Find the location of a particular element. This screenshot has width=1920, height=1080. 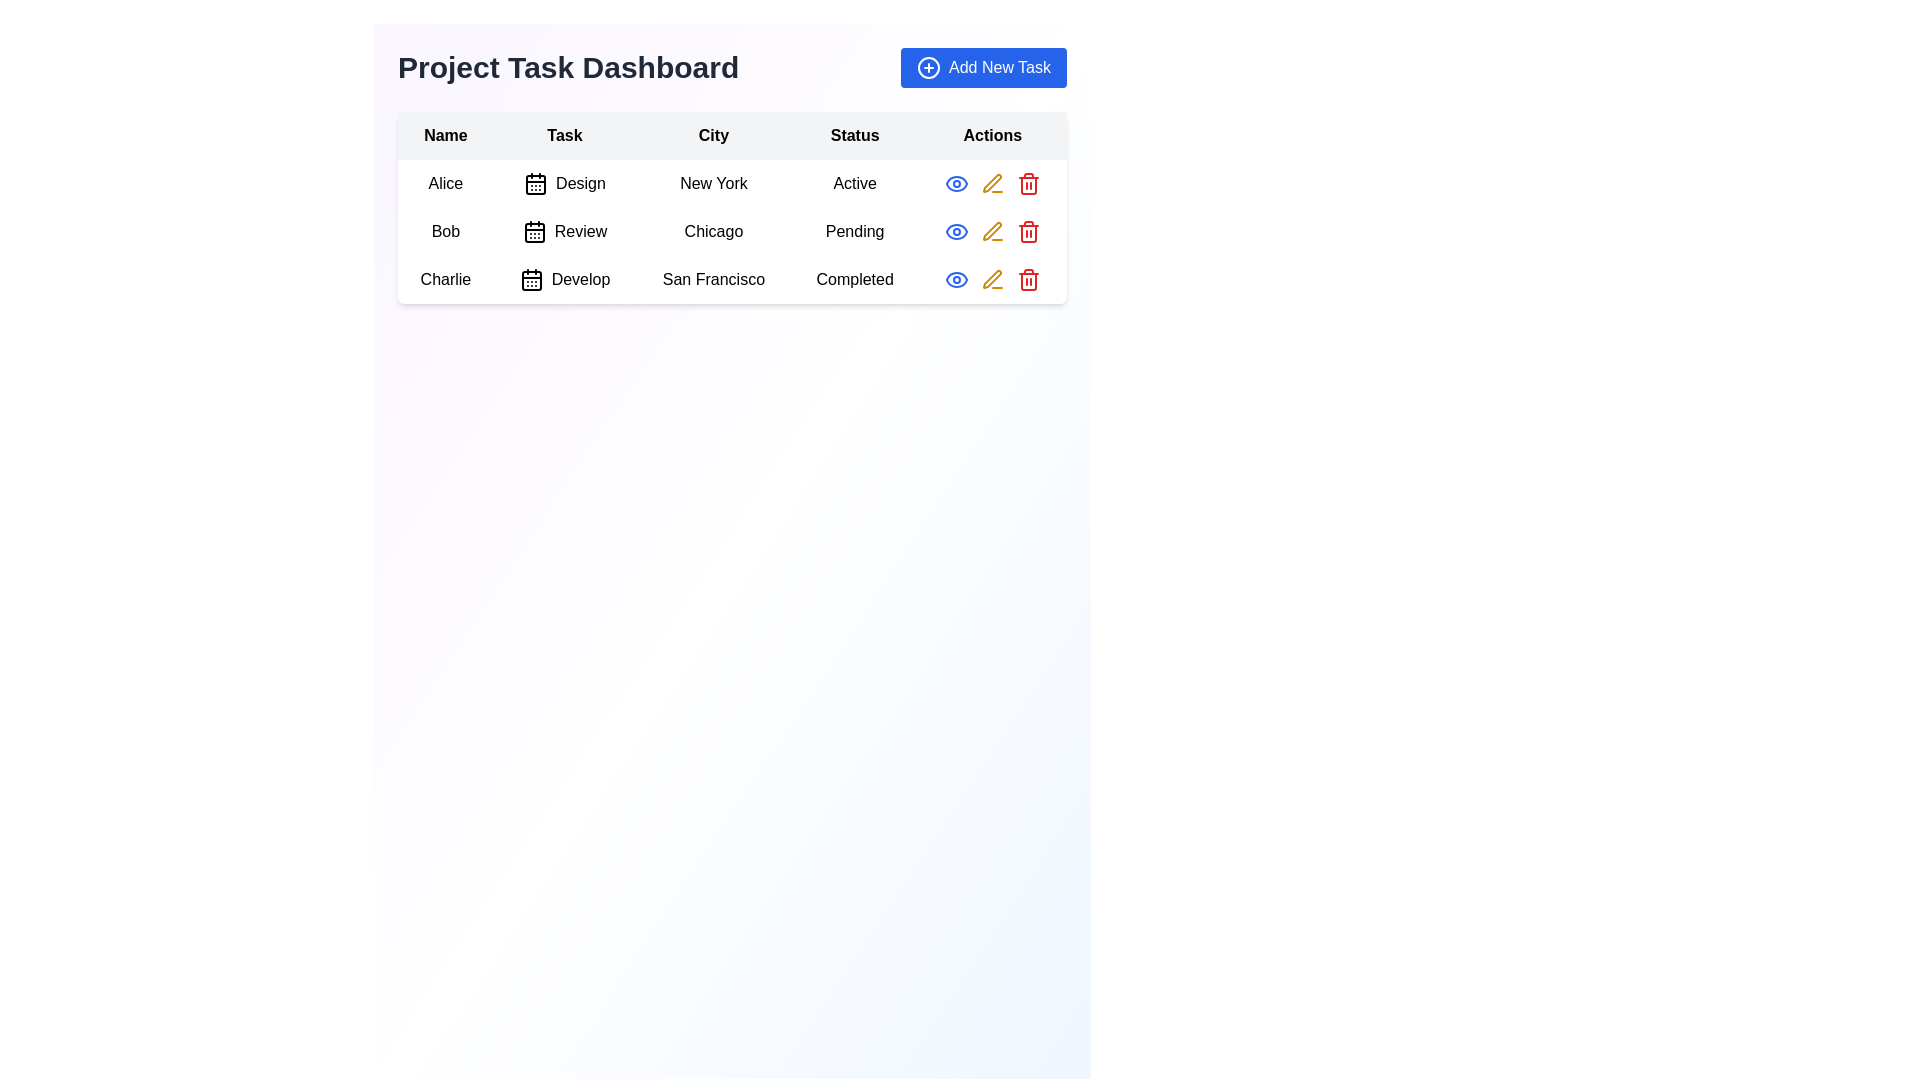

the red trash can icon in the 'Actions' column of the second row of the table is located at coordinates (1028, 230).